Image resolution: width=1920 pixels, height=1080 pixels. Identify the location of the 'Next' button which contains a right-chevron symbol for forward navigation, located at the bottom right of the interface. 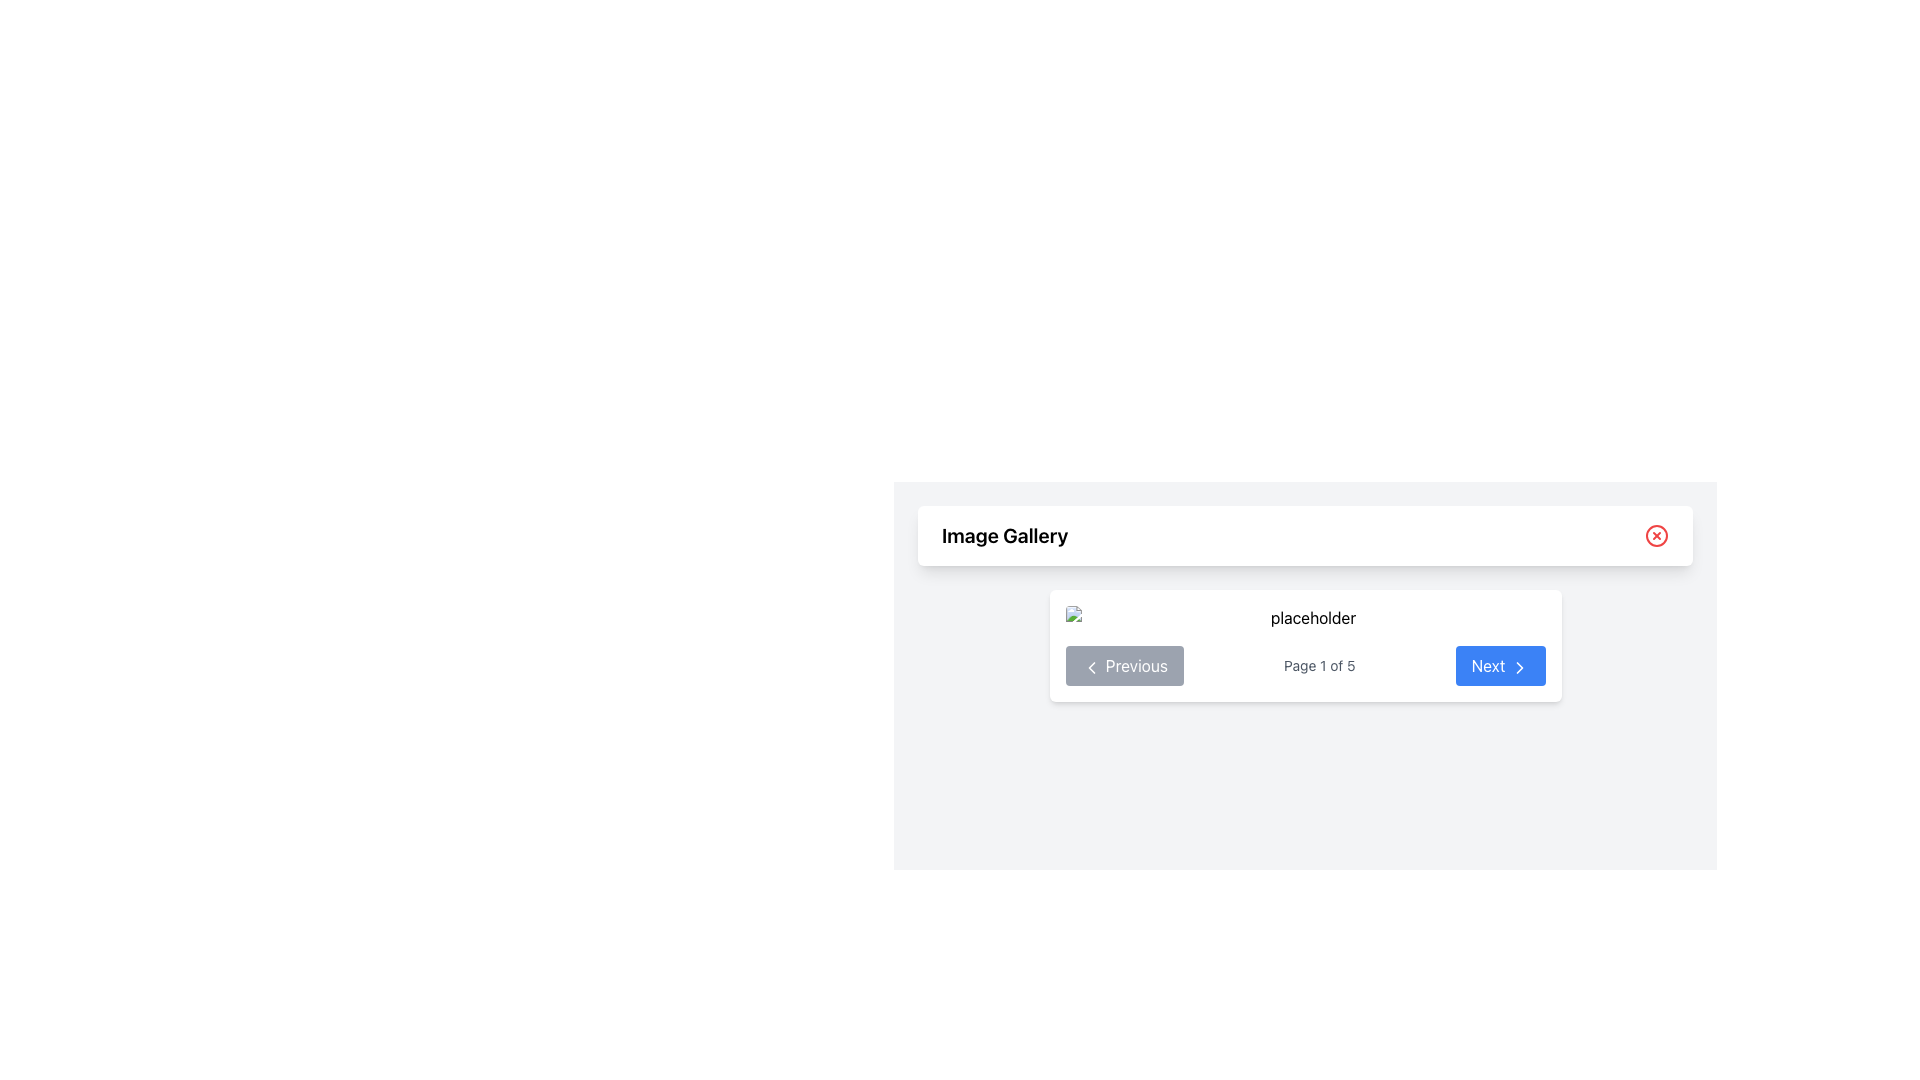
(1519, 667).